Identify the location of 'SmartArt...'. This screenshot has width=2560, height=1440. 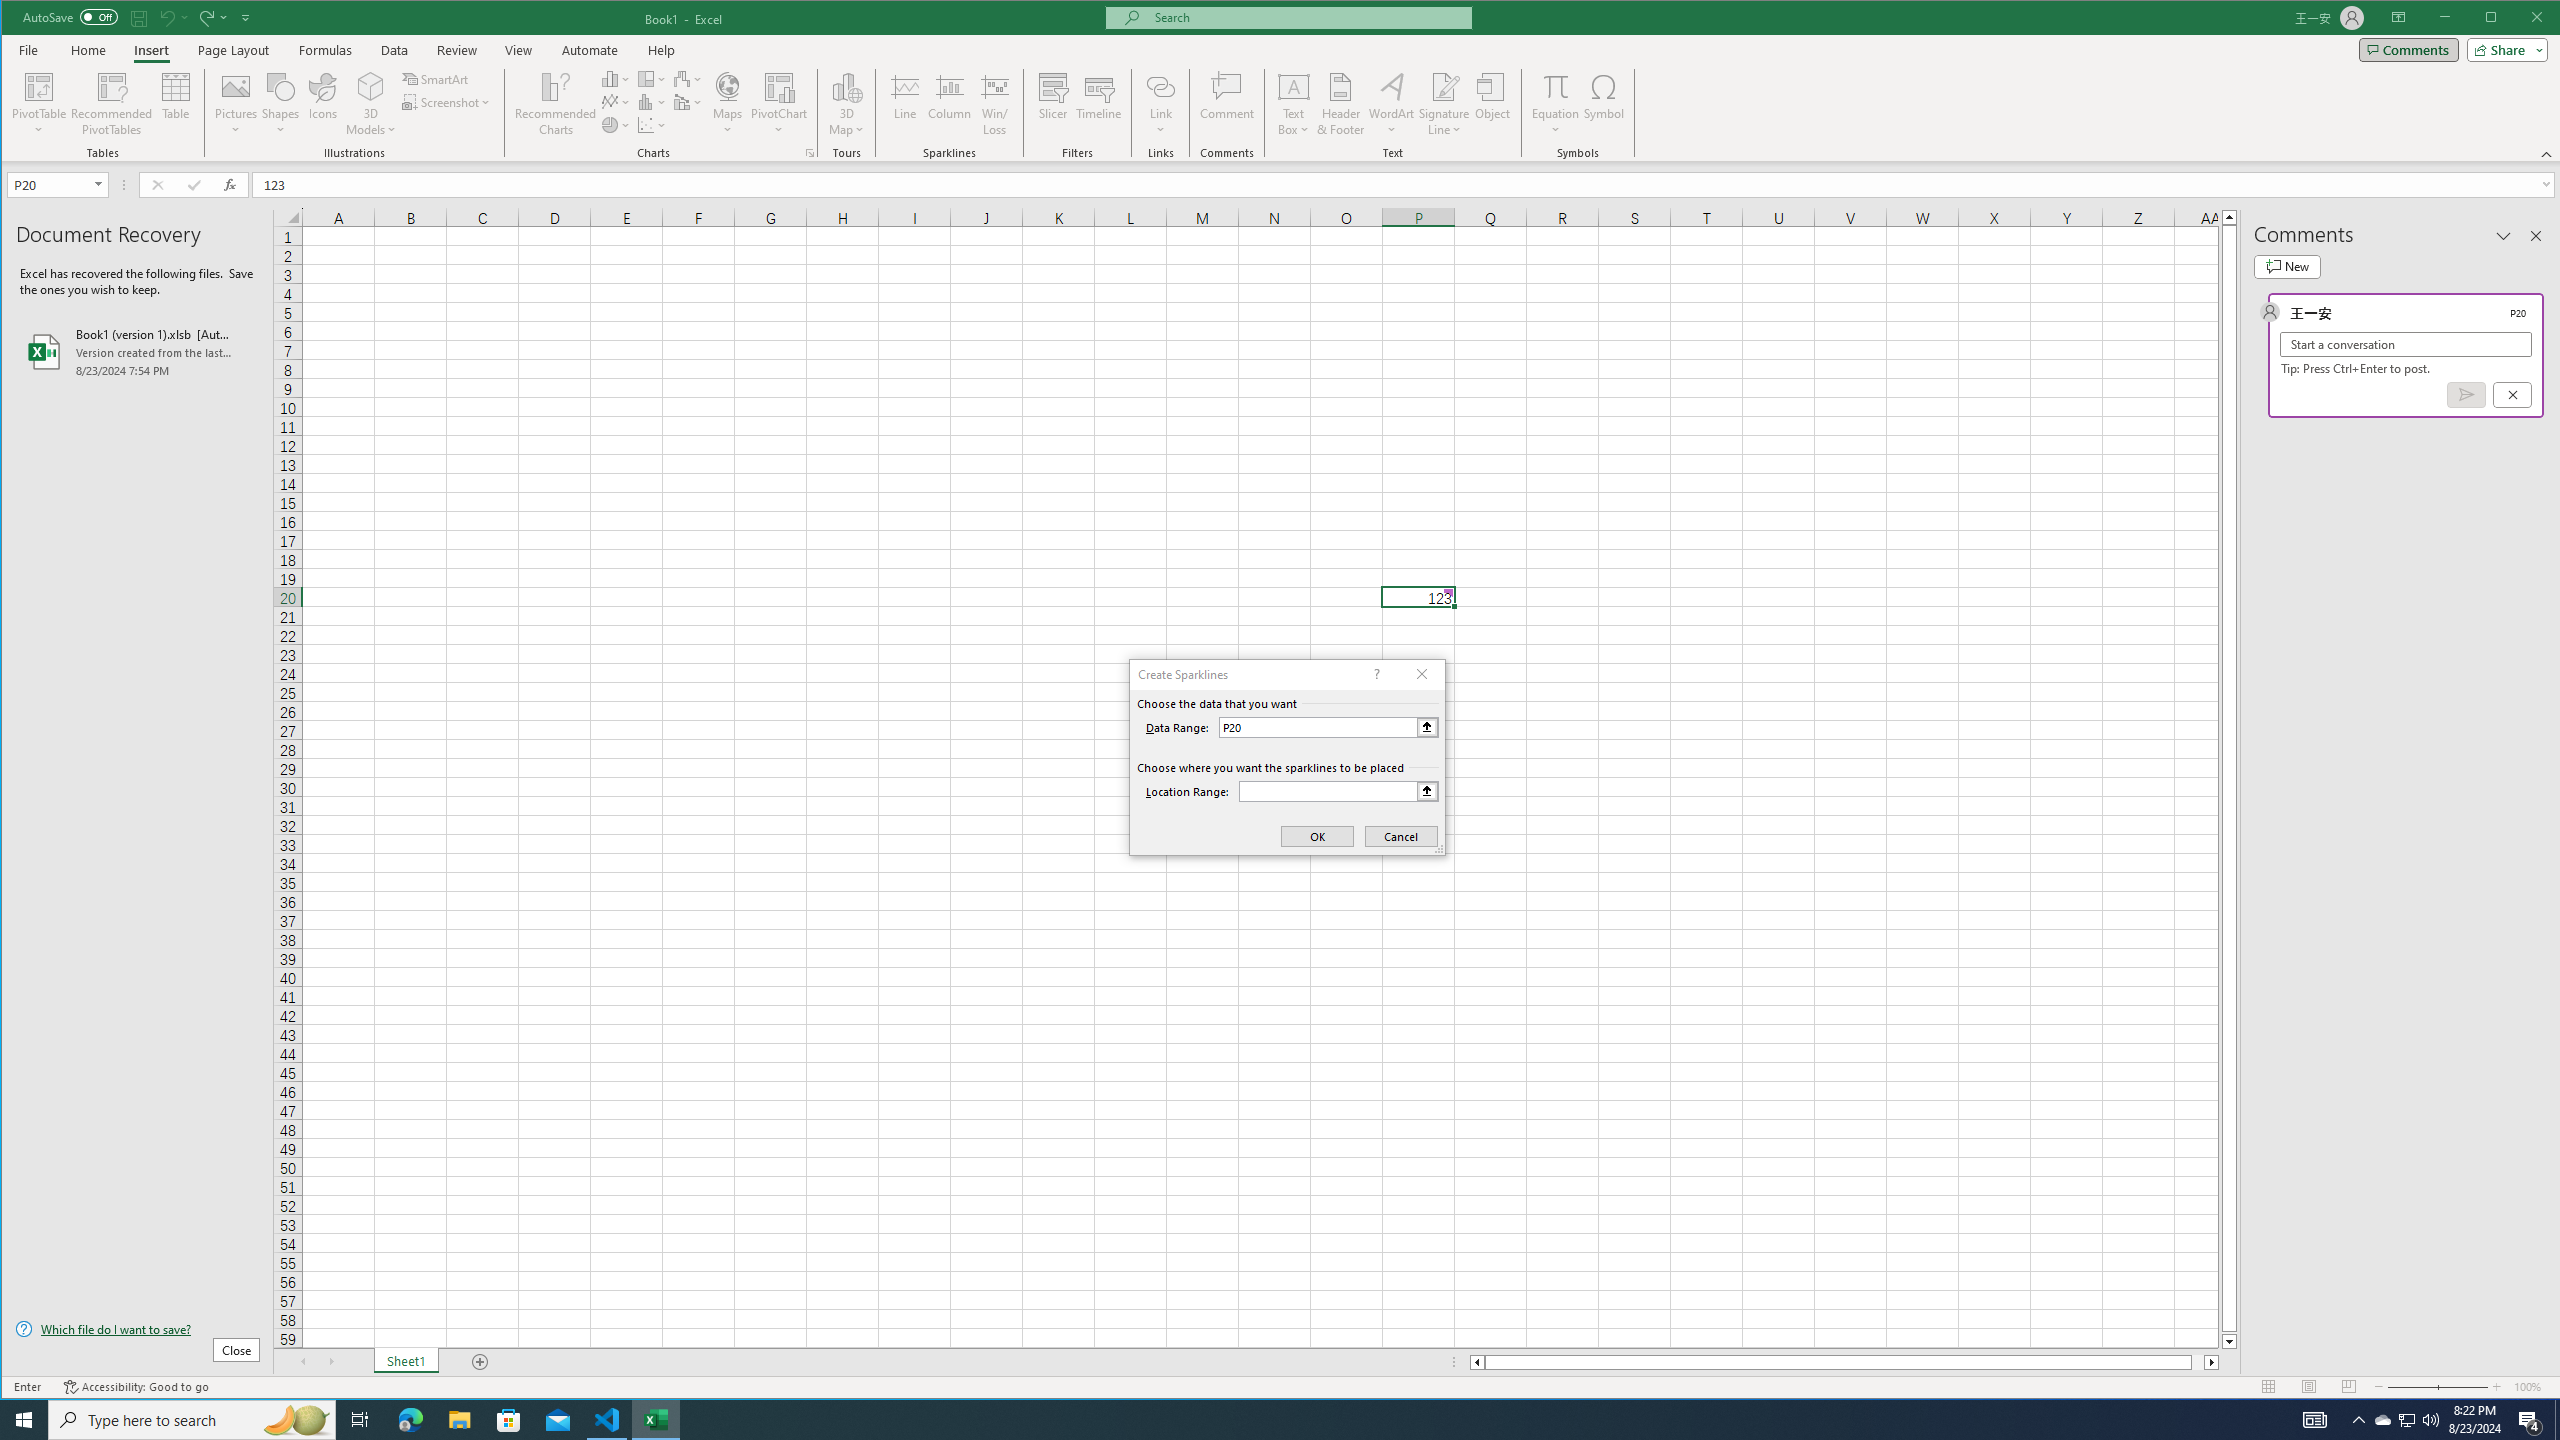
(436, 78).